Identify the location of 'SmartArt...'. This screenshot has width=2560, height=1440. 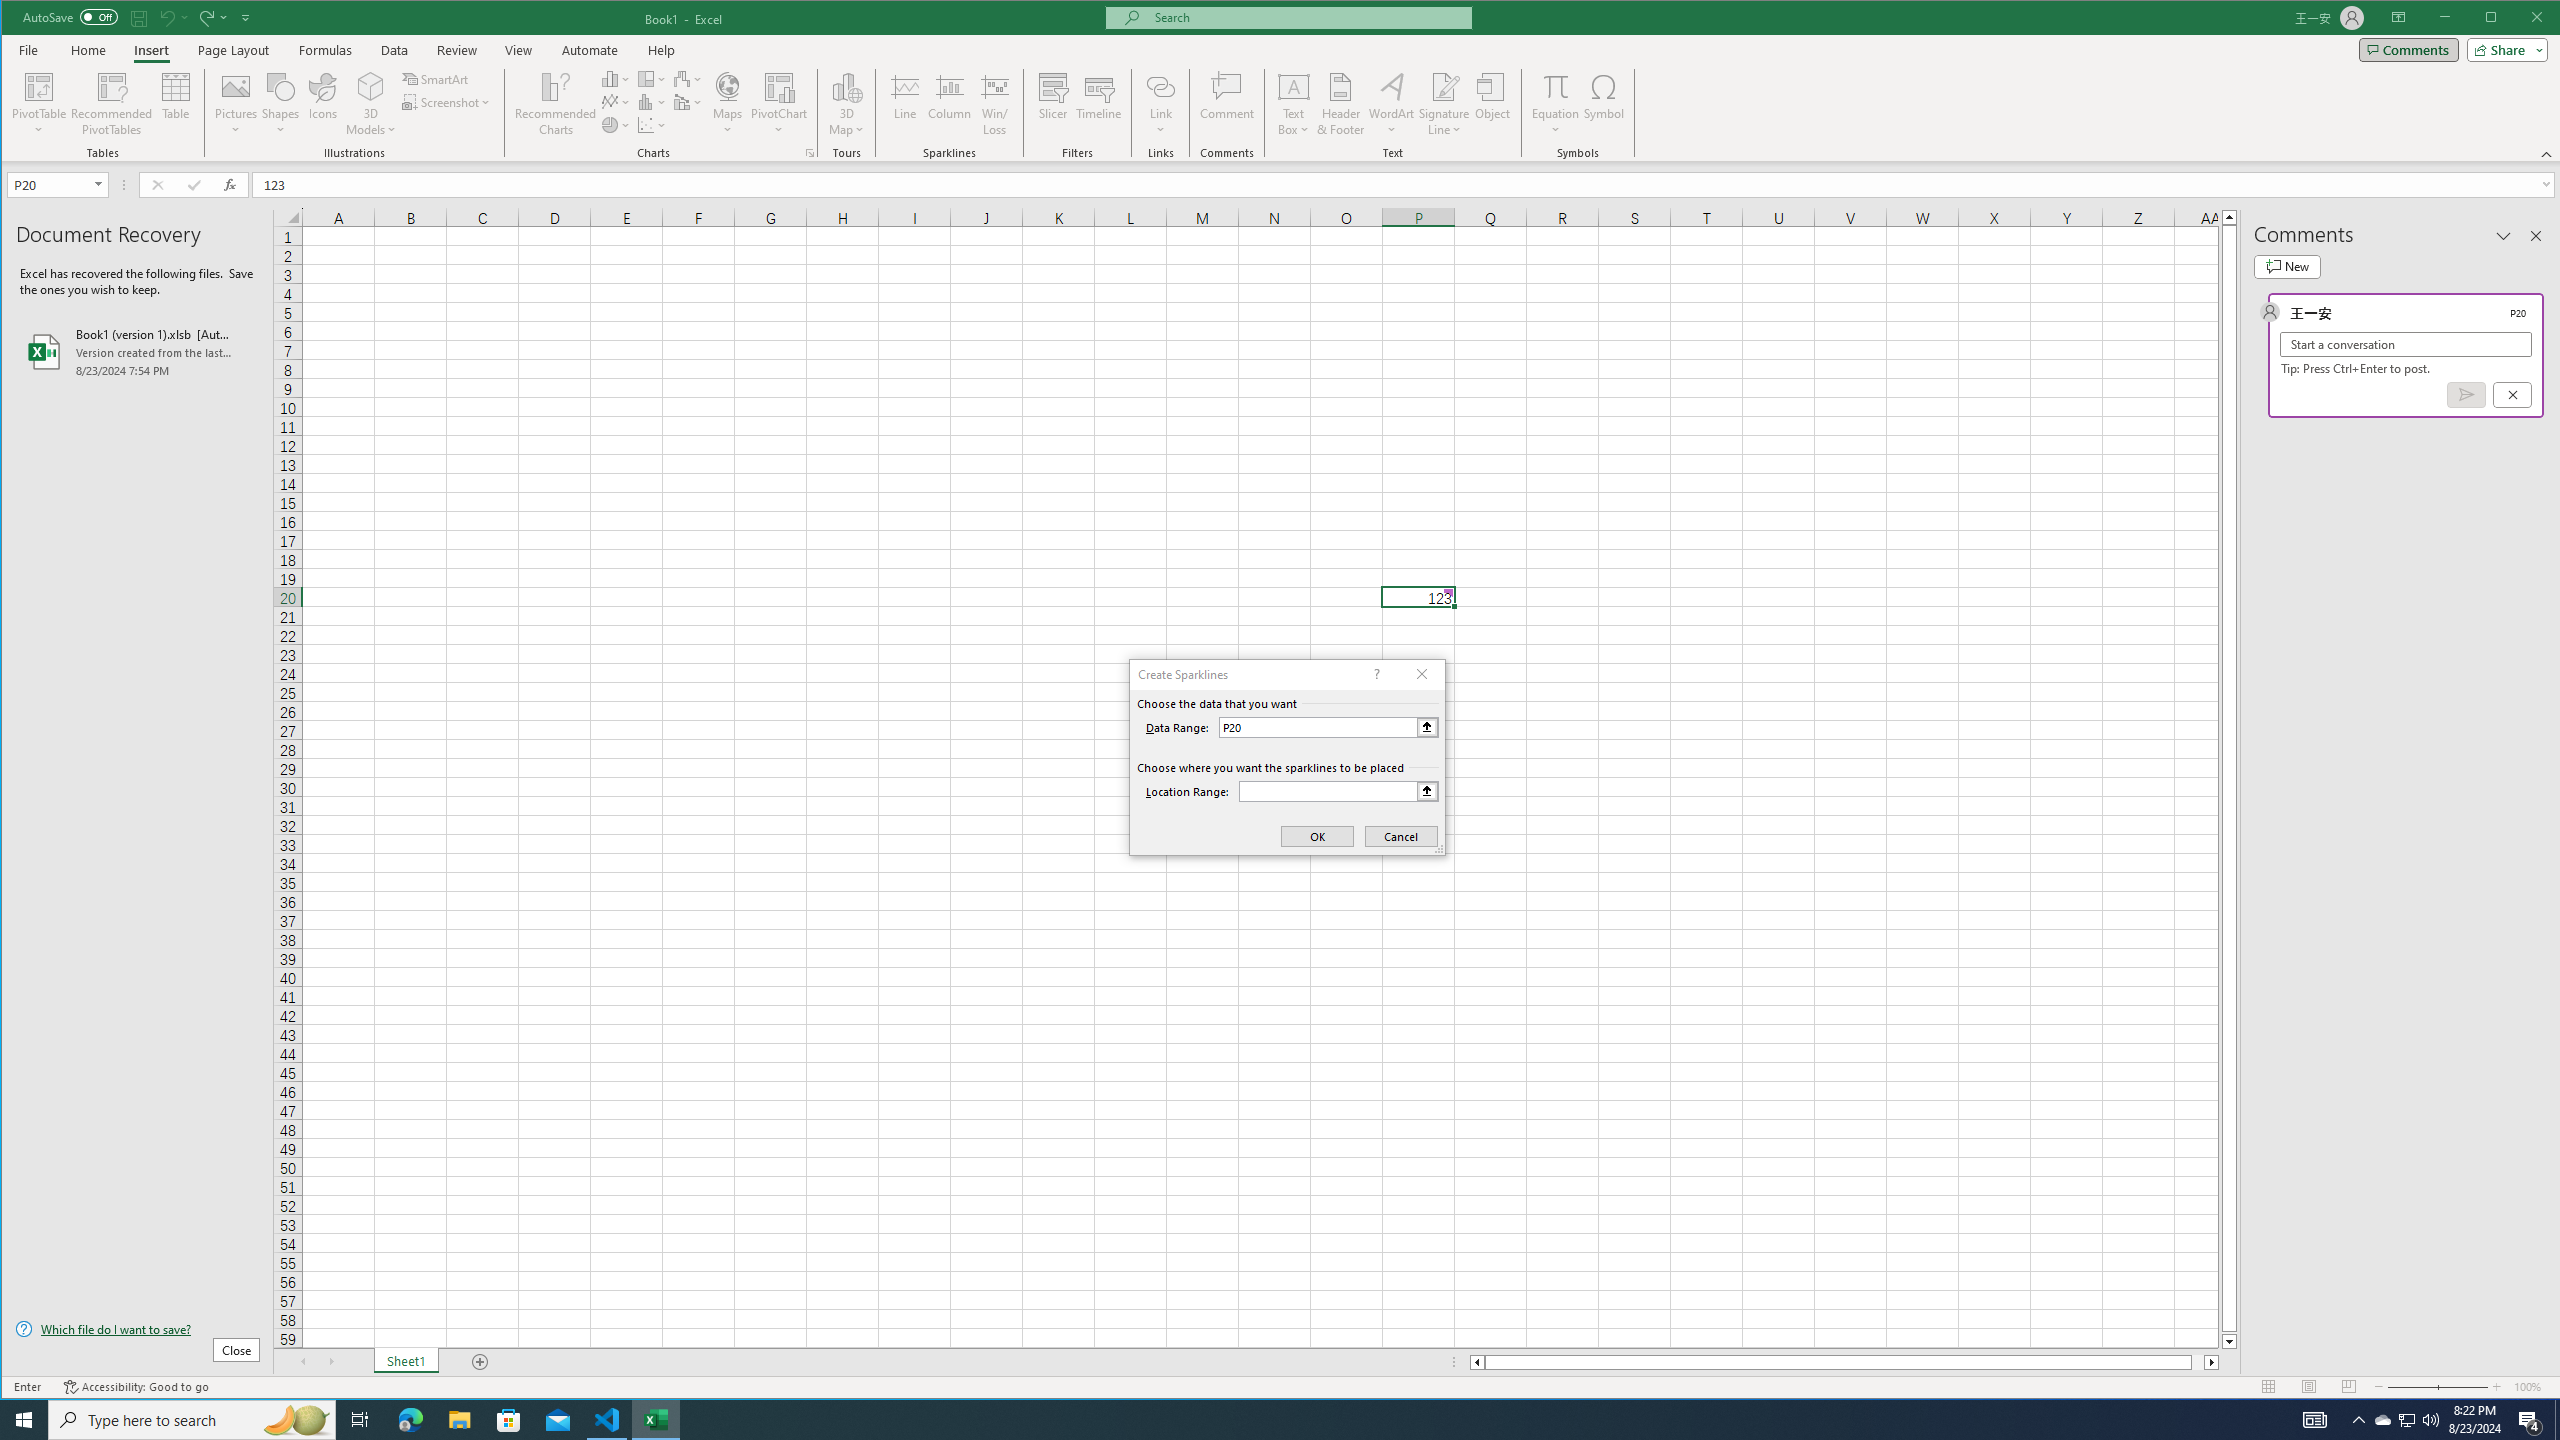
(436, 78).